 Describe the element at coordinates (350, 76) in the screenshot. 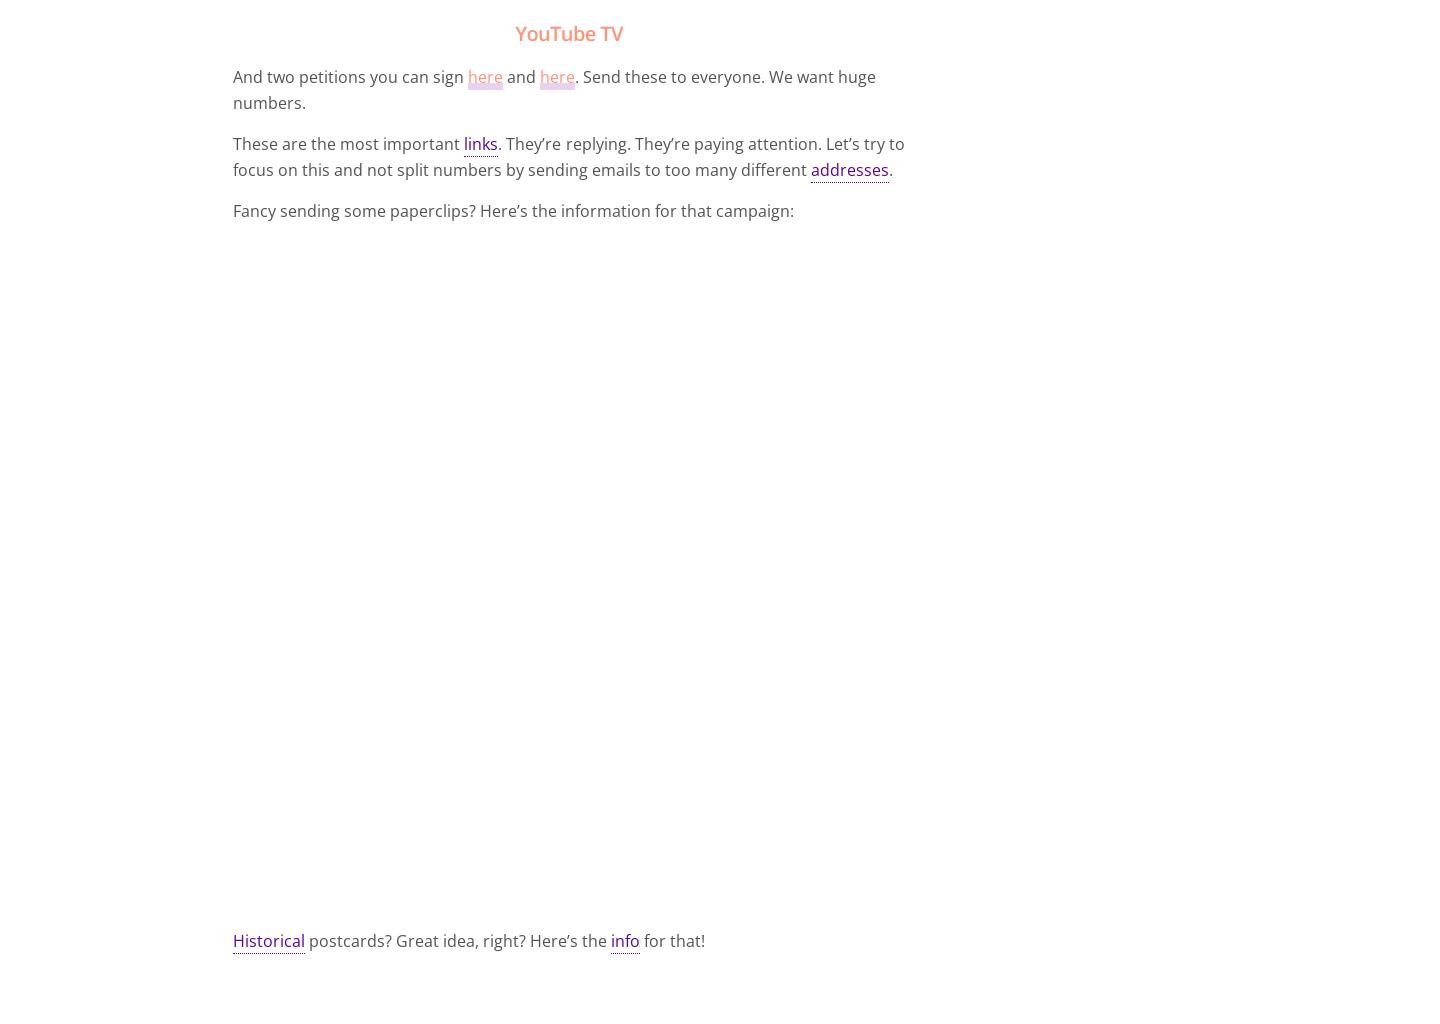

I see `'And two petitions you can sign'` at that location.